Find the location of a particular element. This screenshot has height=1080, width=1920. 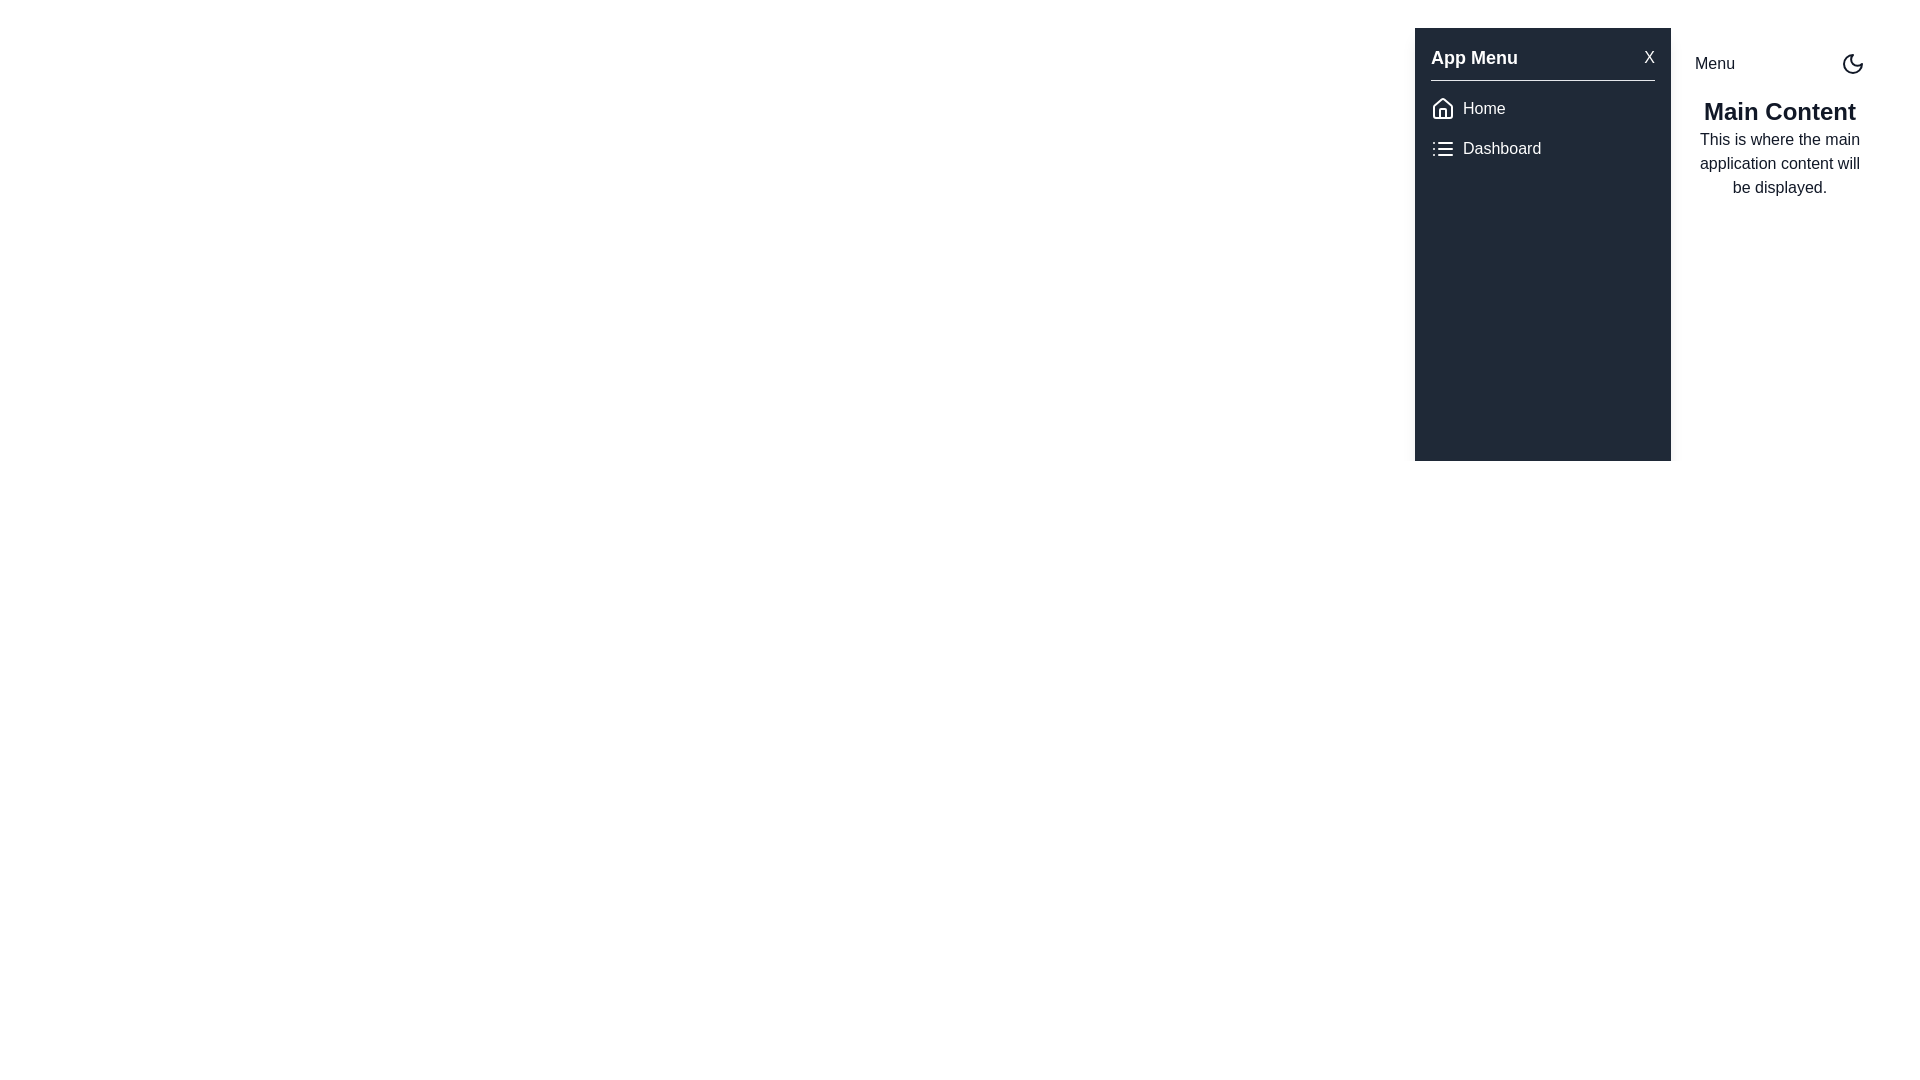

the 'X' close button, which is a white 'X' icon on a dark background, positioned to the right of the 'App Menu' header is located at coordinates (1649, 56).